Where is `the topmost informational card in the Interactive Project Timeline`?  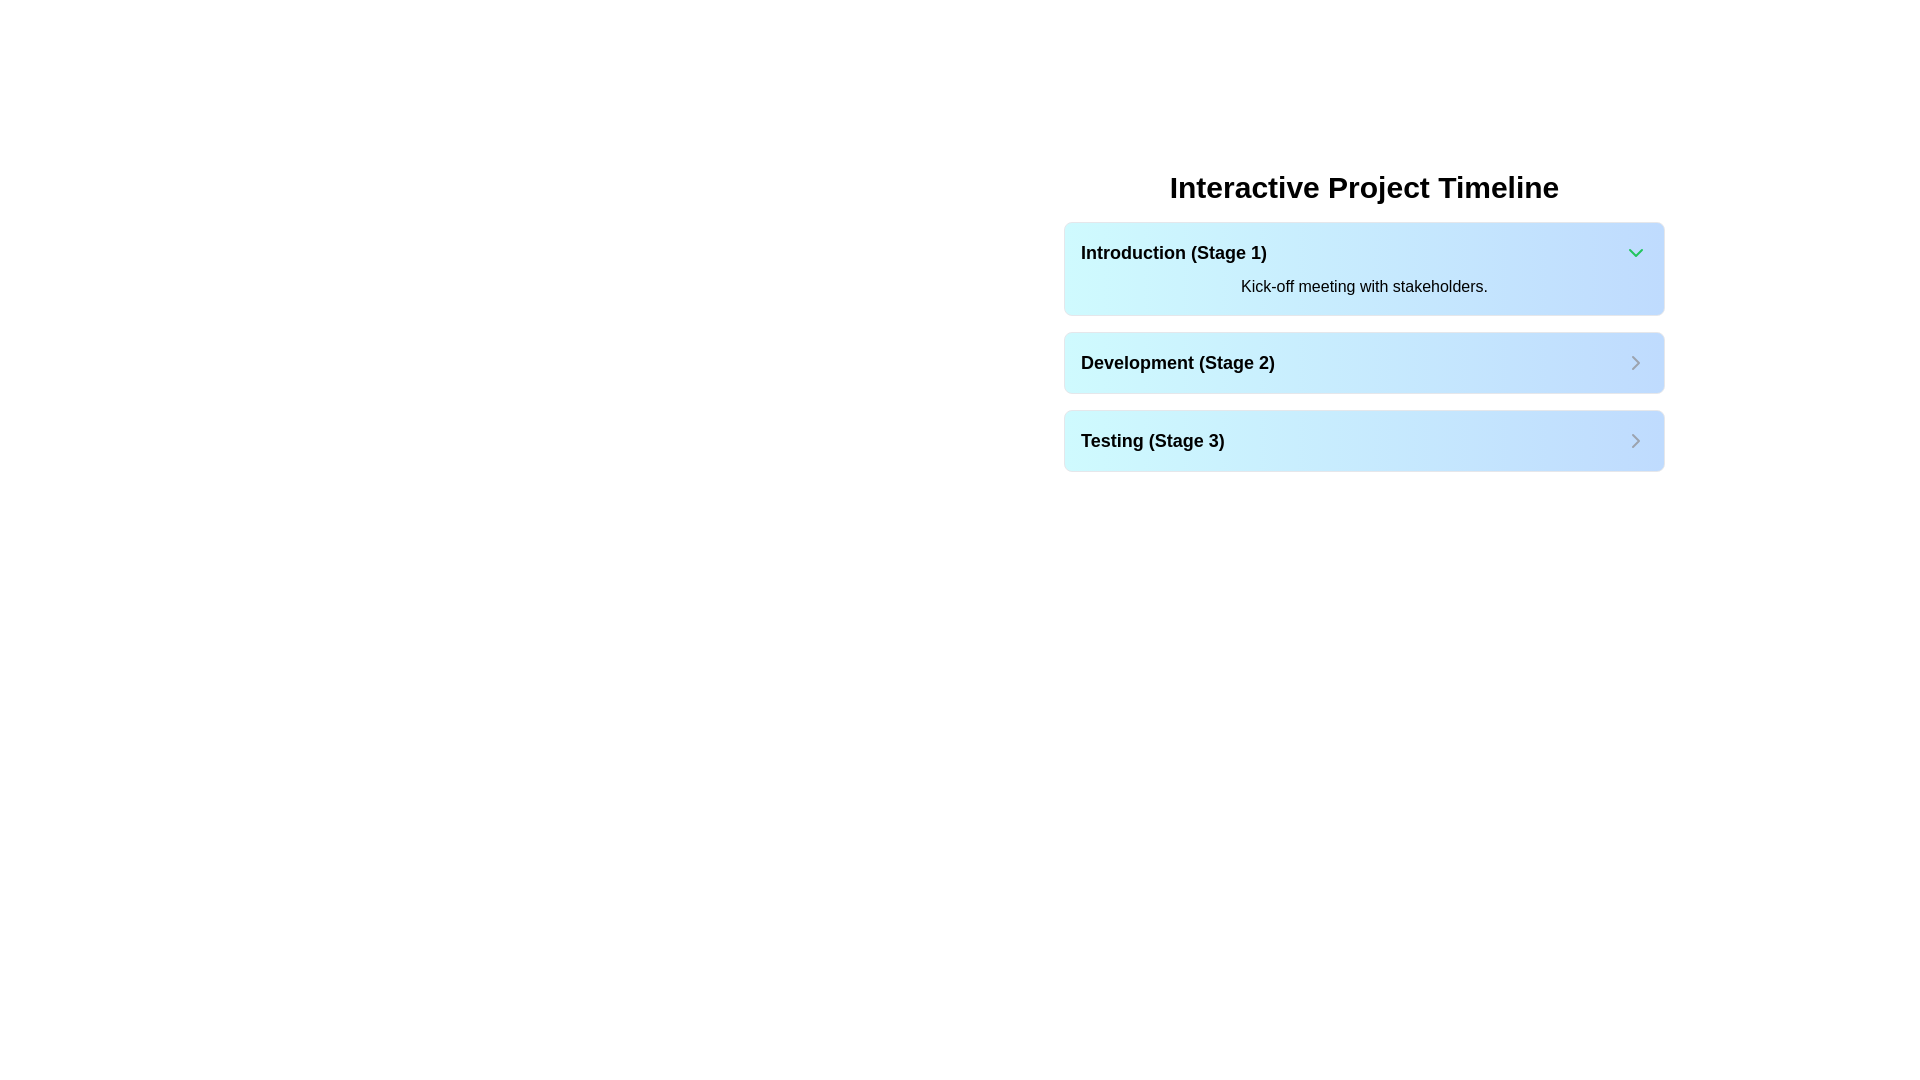 the topmost informational card in the Interactive Project Timeline is located at coordinates (1363, 268).